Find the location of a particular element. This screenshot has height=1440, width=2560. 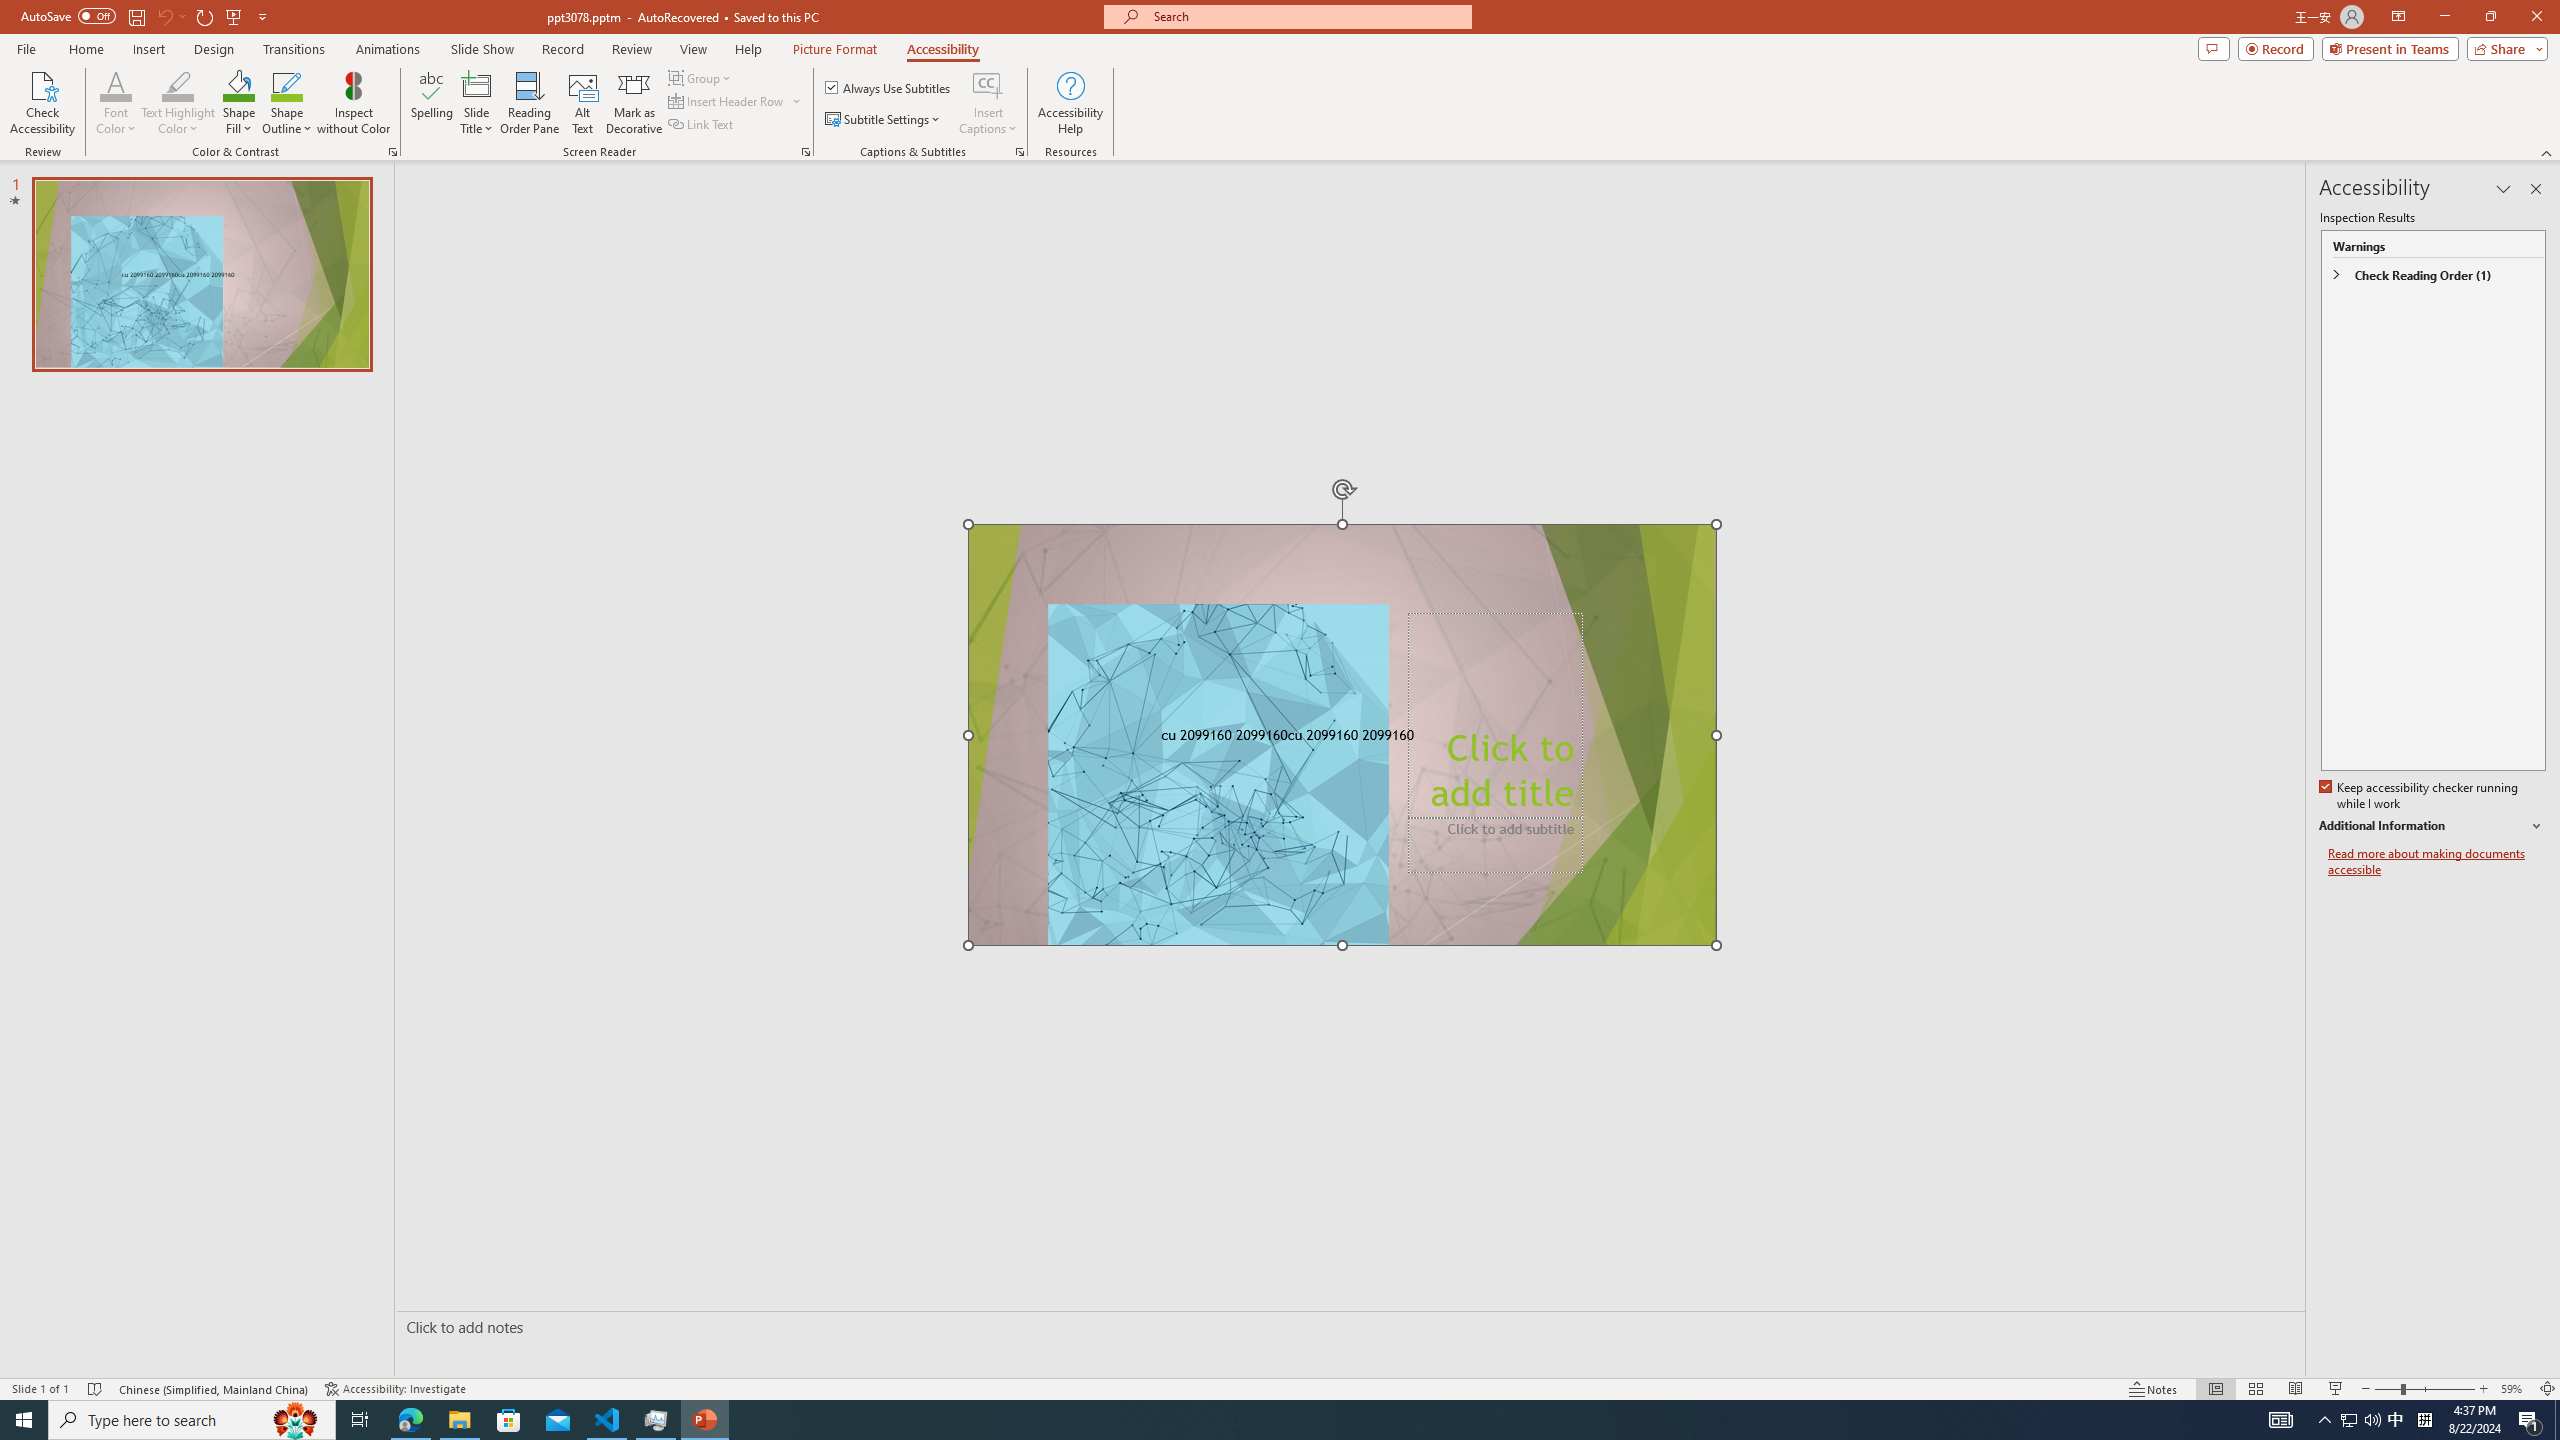

'Shape Outline' is located at coordinates (288, 103).